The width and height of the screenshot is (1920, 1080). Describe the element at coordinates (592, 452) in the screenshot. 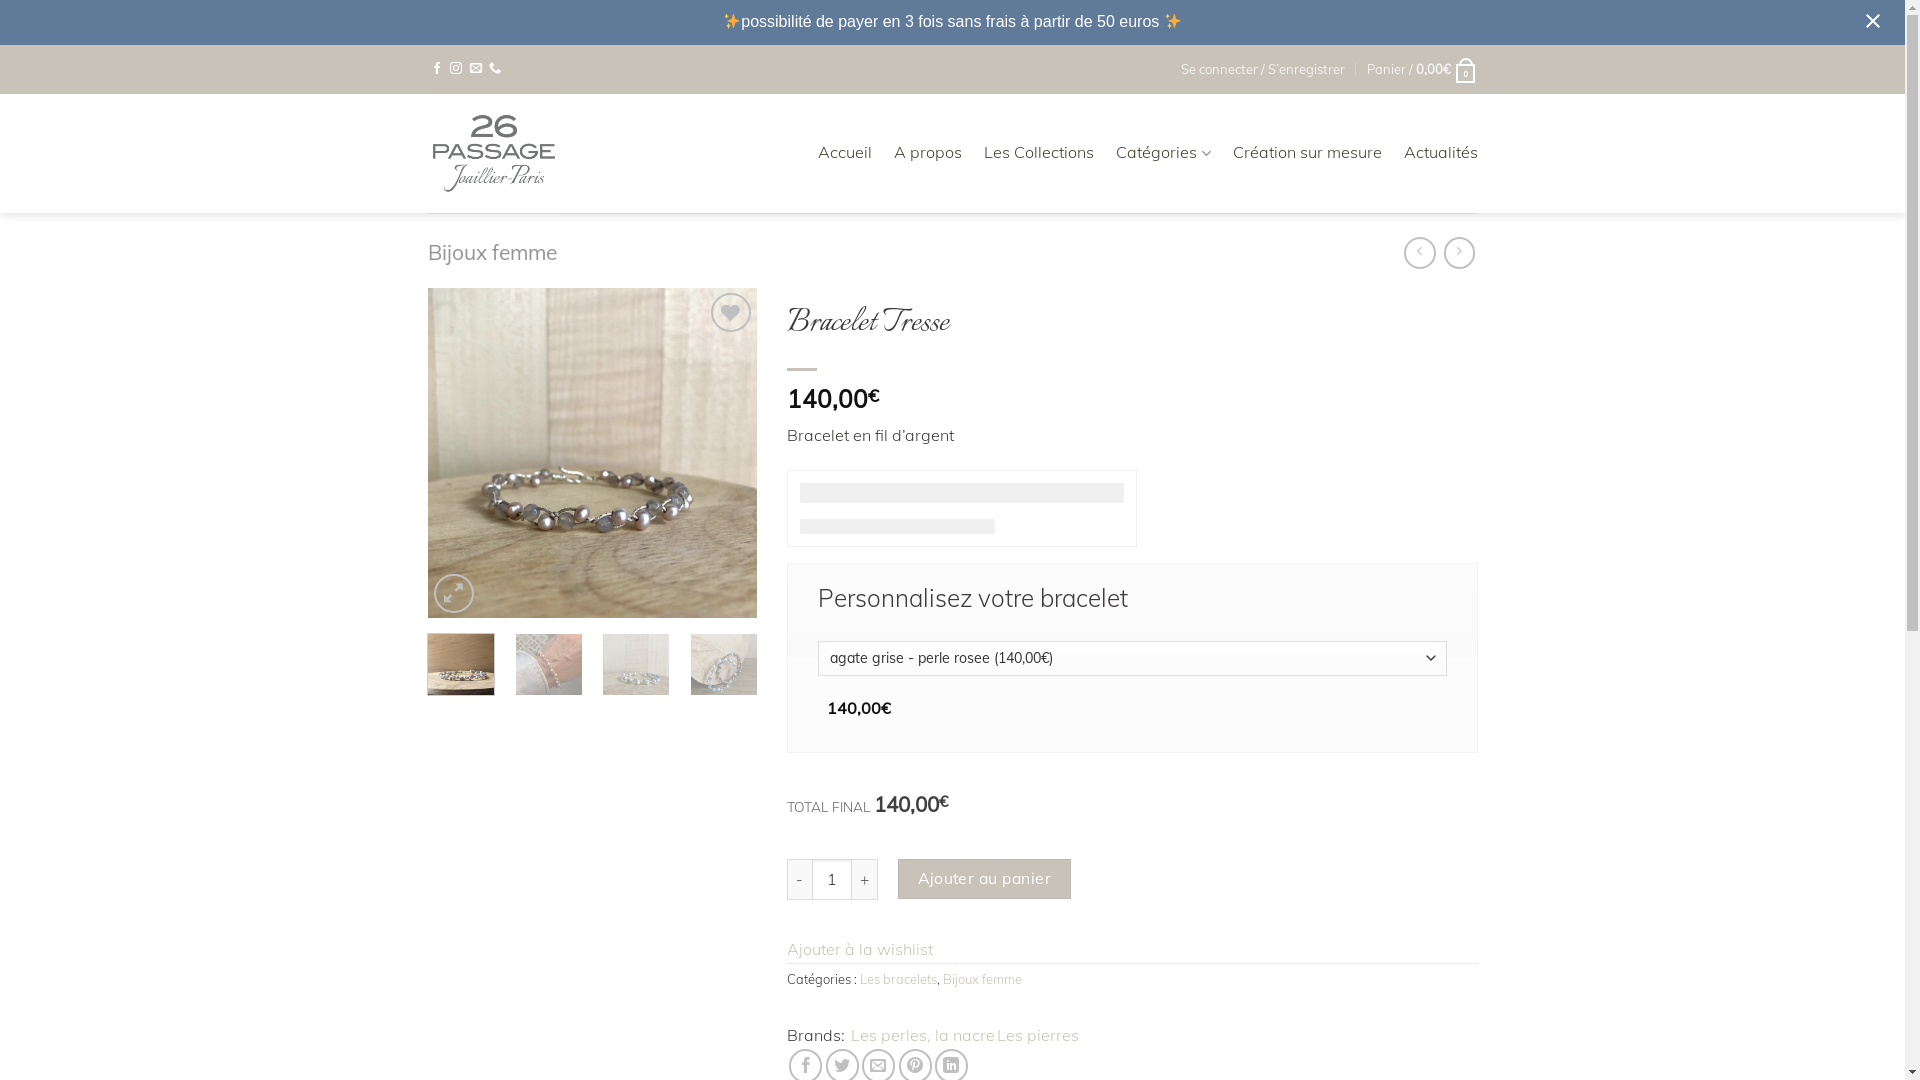

I see `'bracelet argent perles agate grise et rosees'` at that location.